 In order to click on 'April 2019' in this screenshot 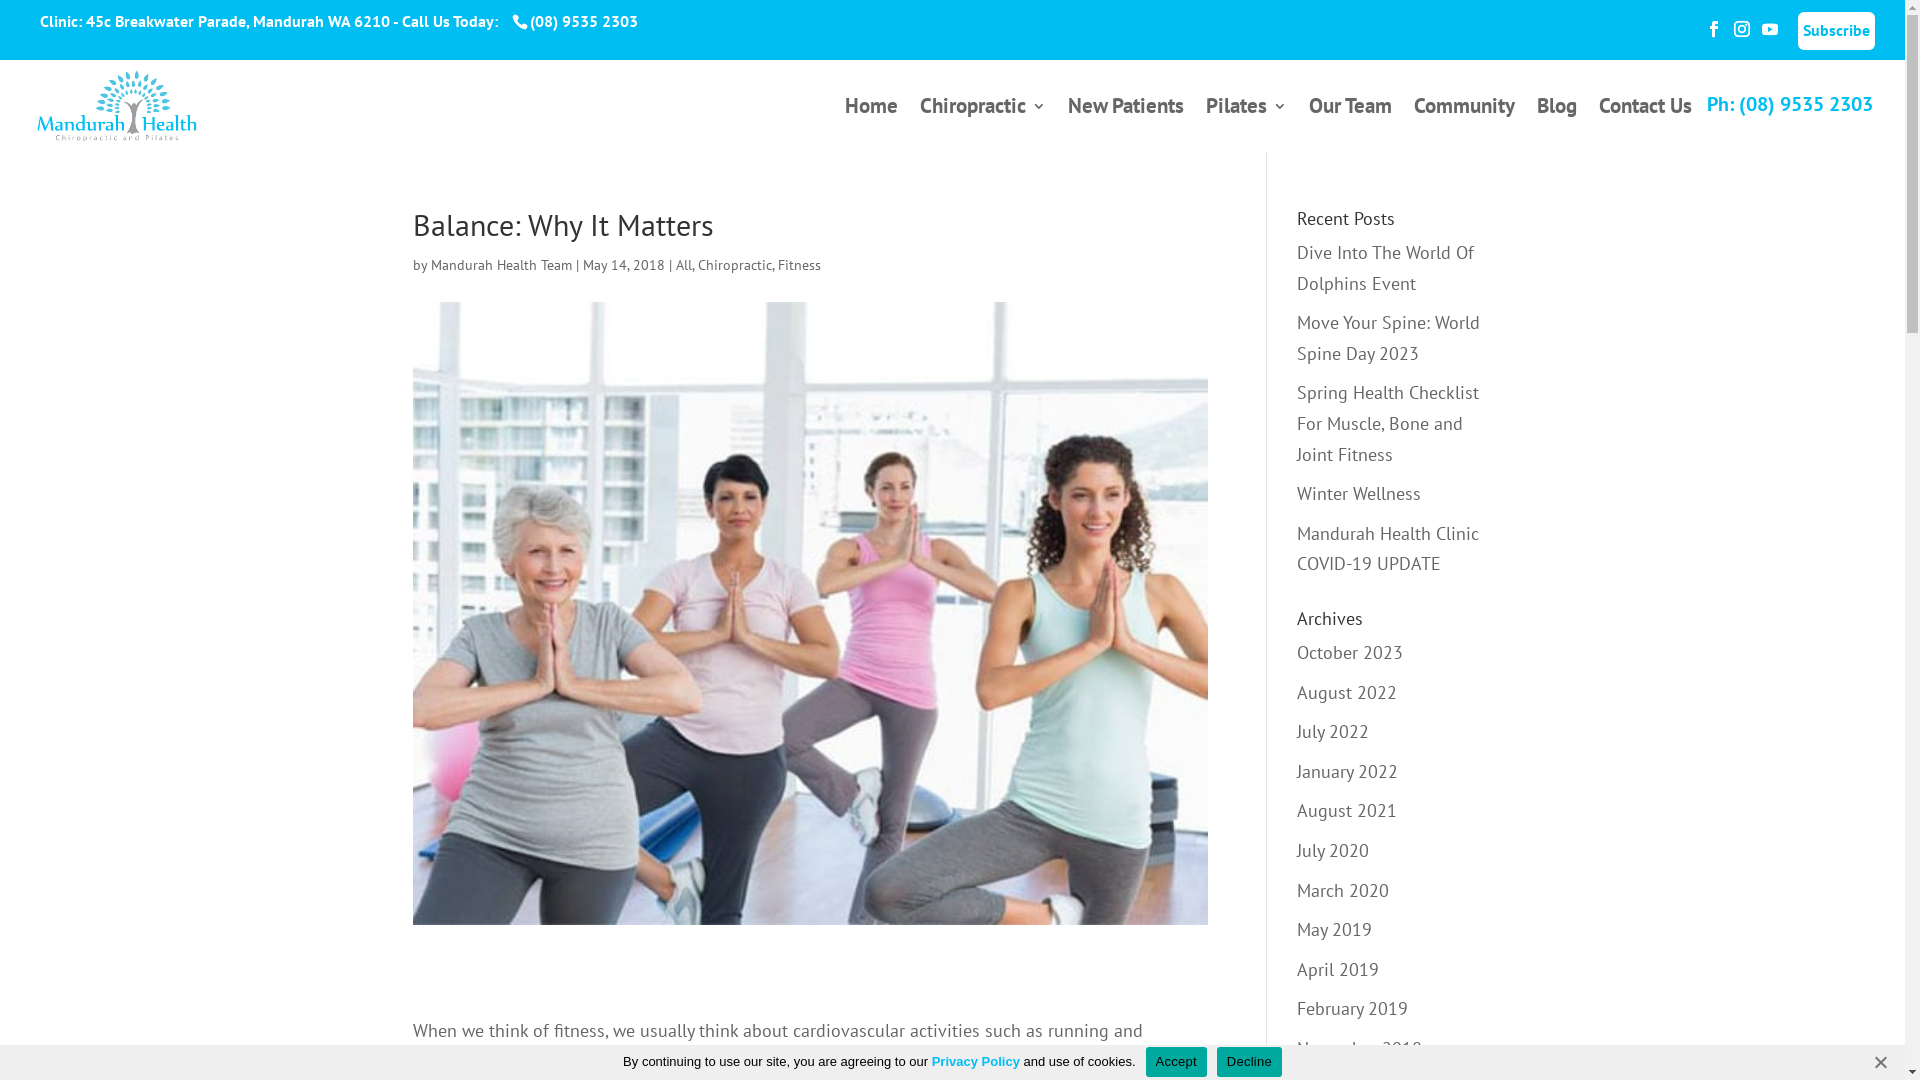, I will do `click(1338, 968)`.